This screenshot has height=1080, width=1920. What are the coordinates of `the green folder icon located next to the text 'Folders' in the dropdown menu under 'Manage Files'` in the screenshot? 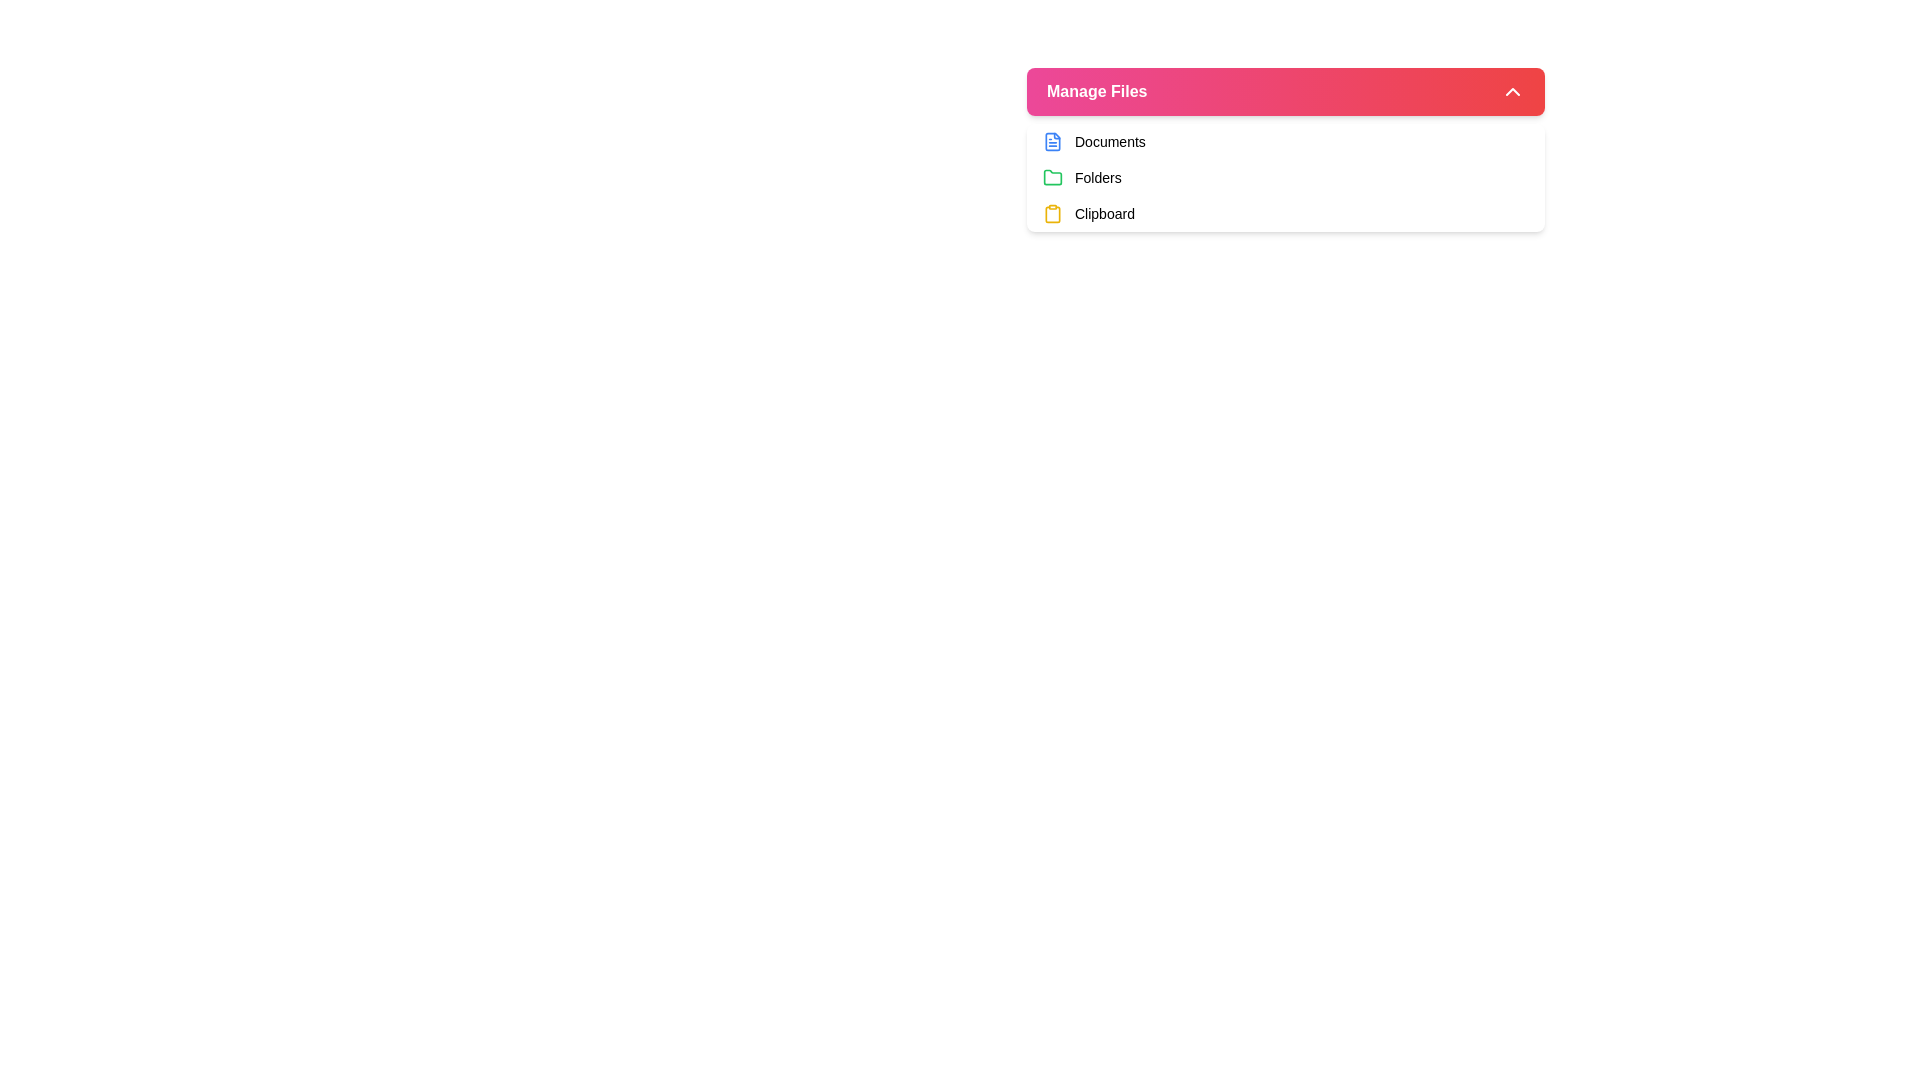 It's located at (1051, 176).